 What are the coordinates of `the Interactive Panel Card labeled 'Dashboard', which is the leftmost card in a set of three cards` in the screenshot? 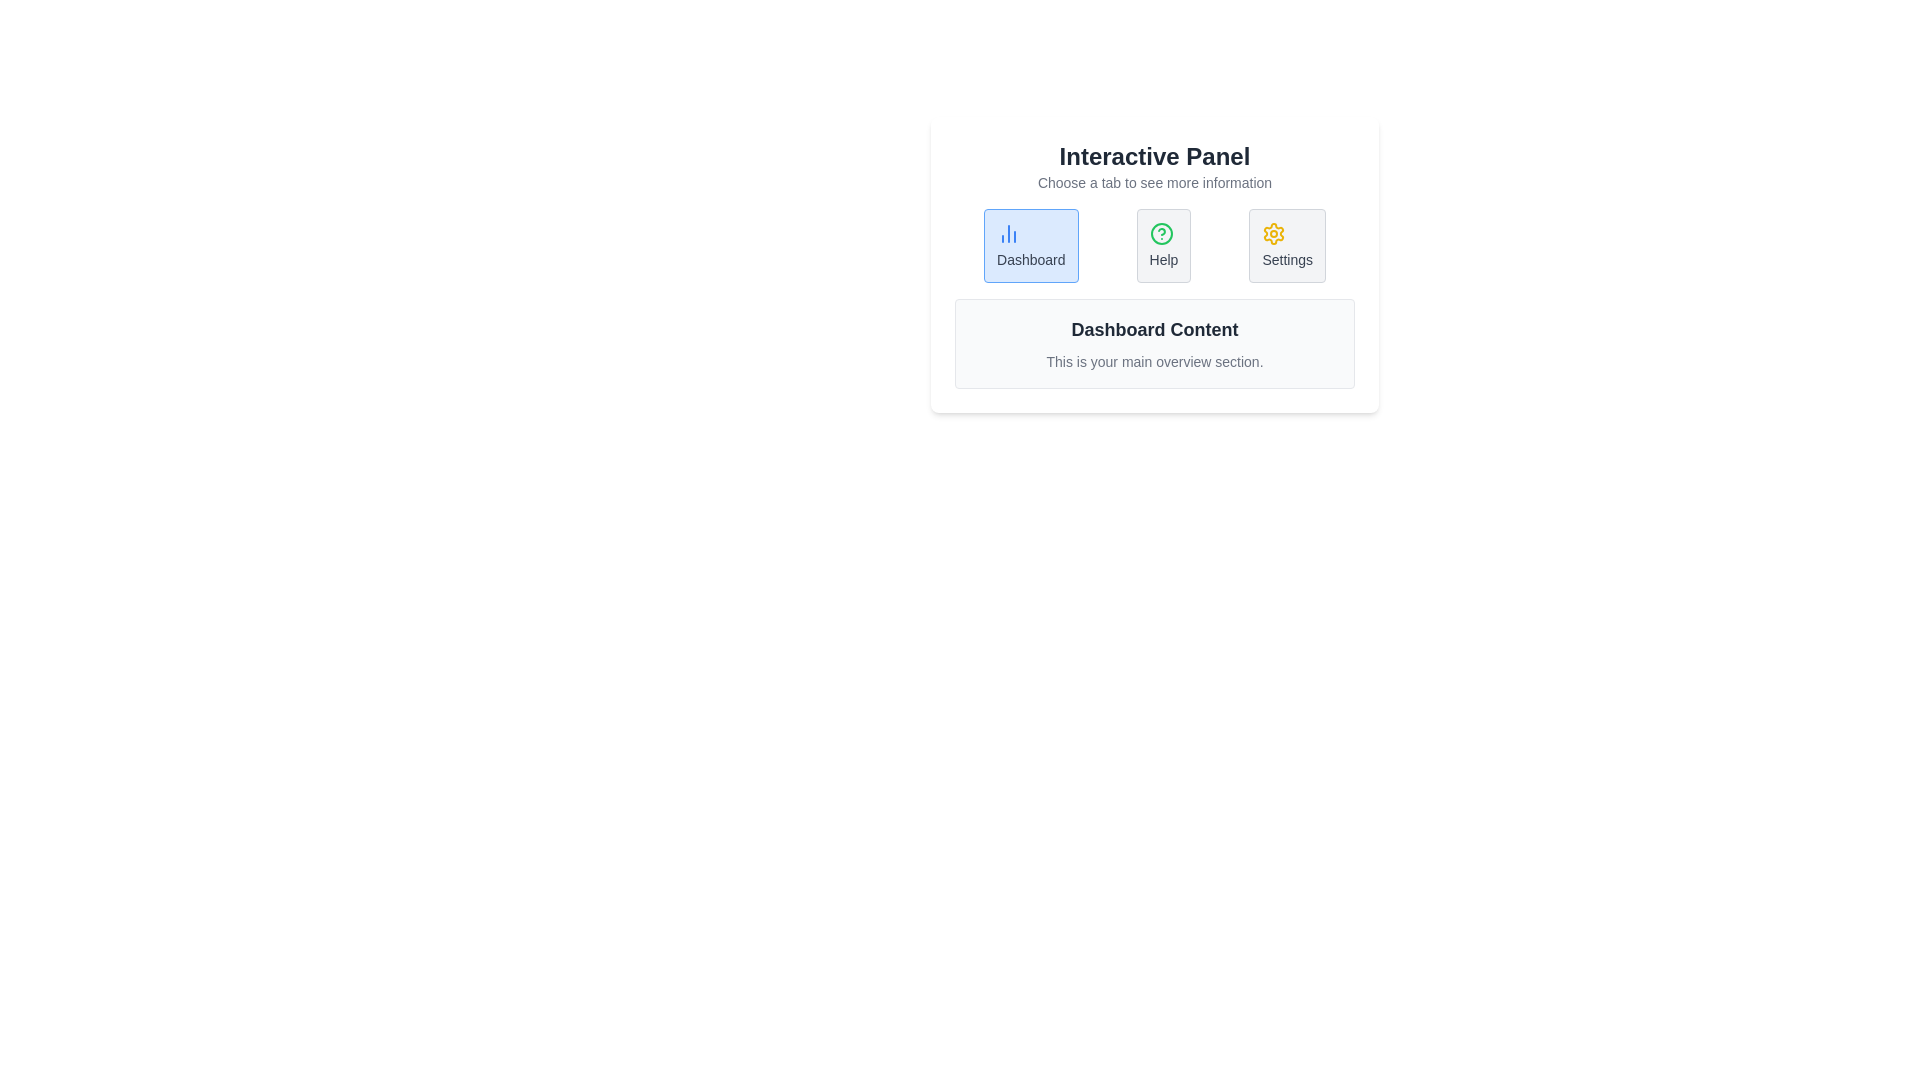 It's located at (1031, 245).